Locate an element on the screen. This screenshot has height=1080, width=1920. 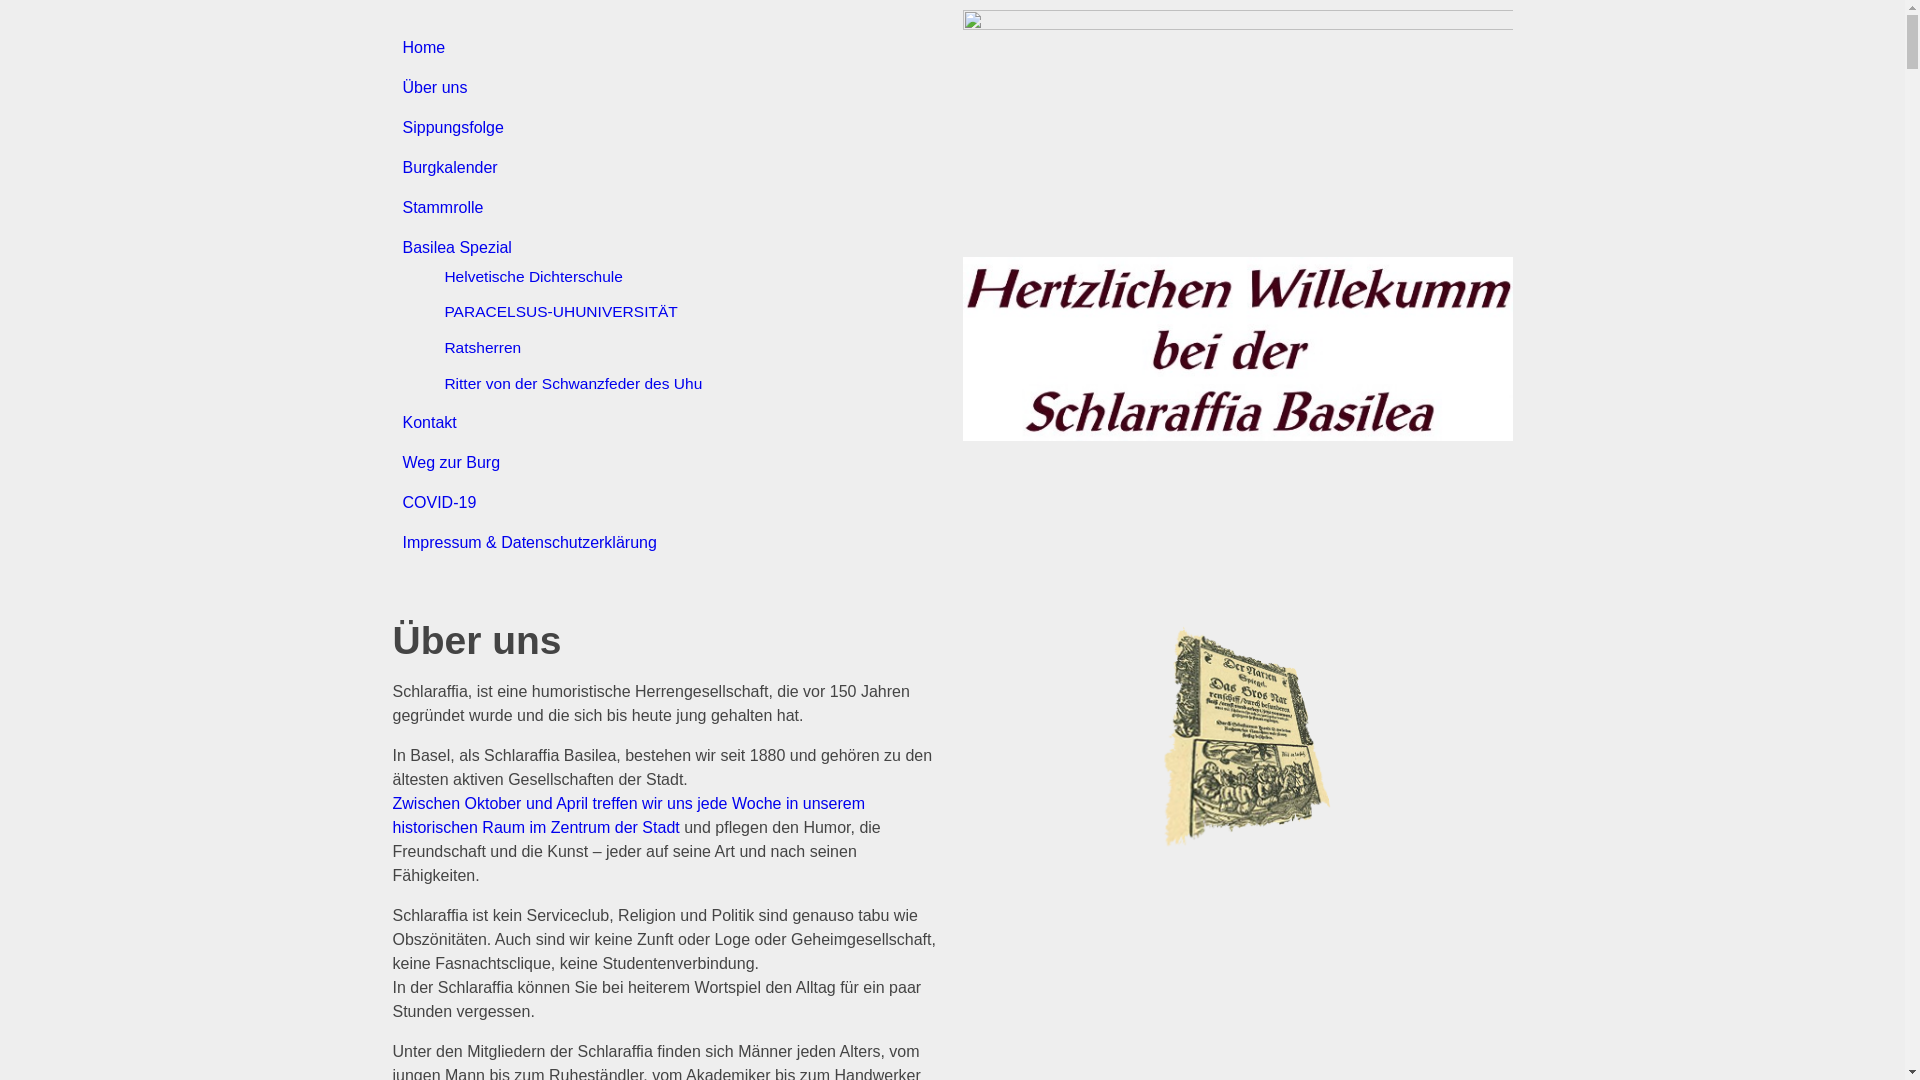
'Sippungsfolge' is located at coordinates (401, 127).